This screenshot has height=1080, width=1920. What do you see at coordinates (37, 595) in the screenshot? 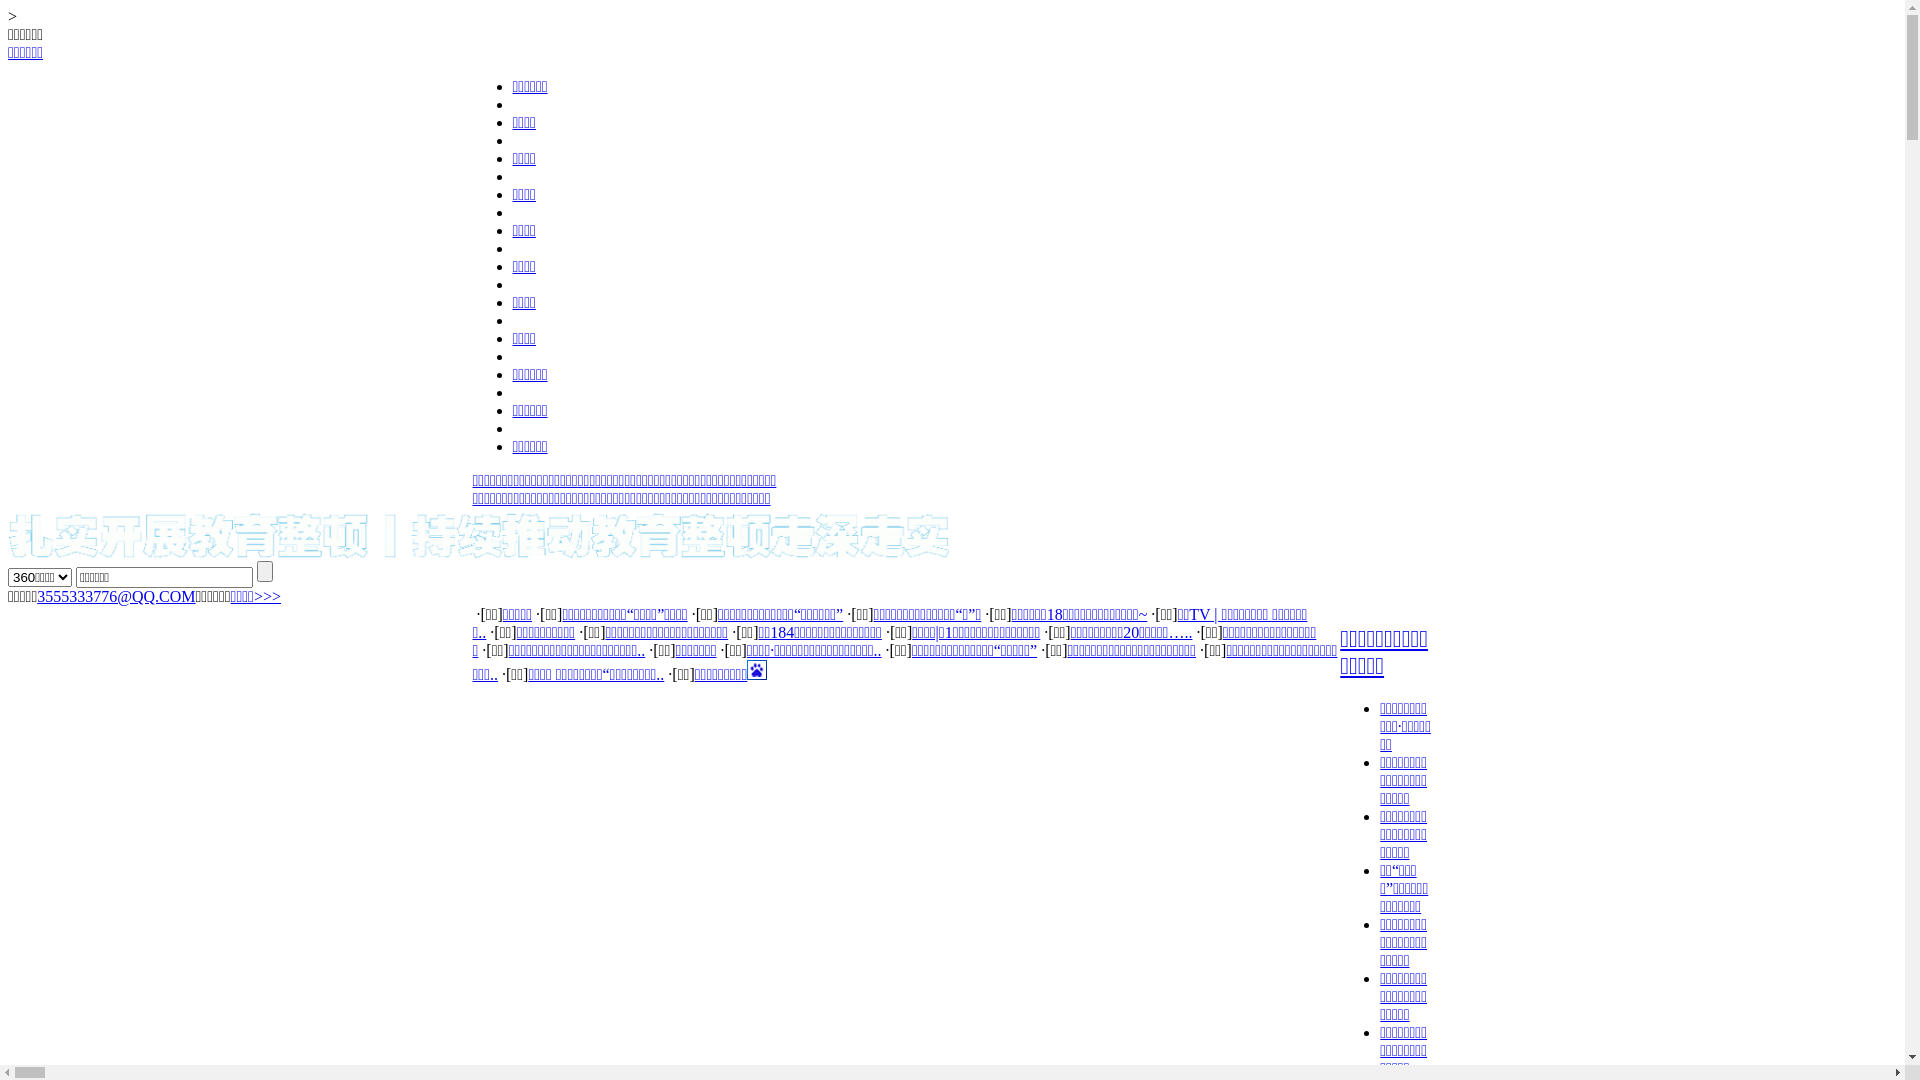
I see `'3555333776@QQ.COM'` at bounding box center [37, 595].